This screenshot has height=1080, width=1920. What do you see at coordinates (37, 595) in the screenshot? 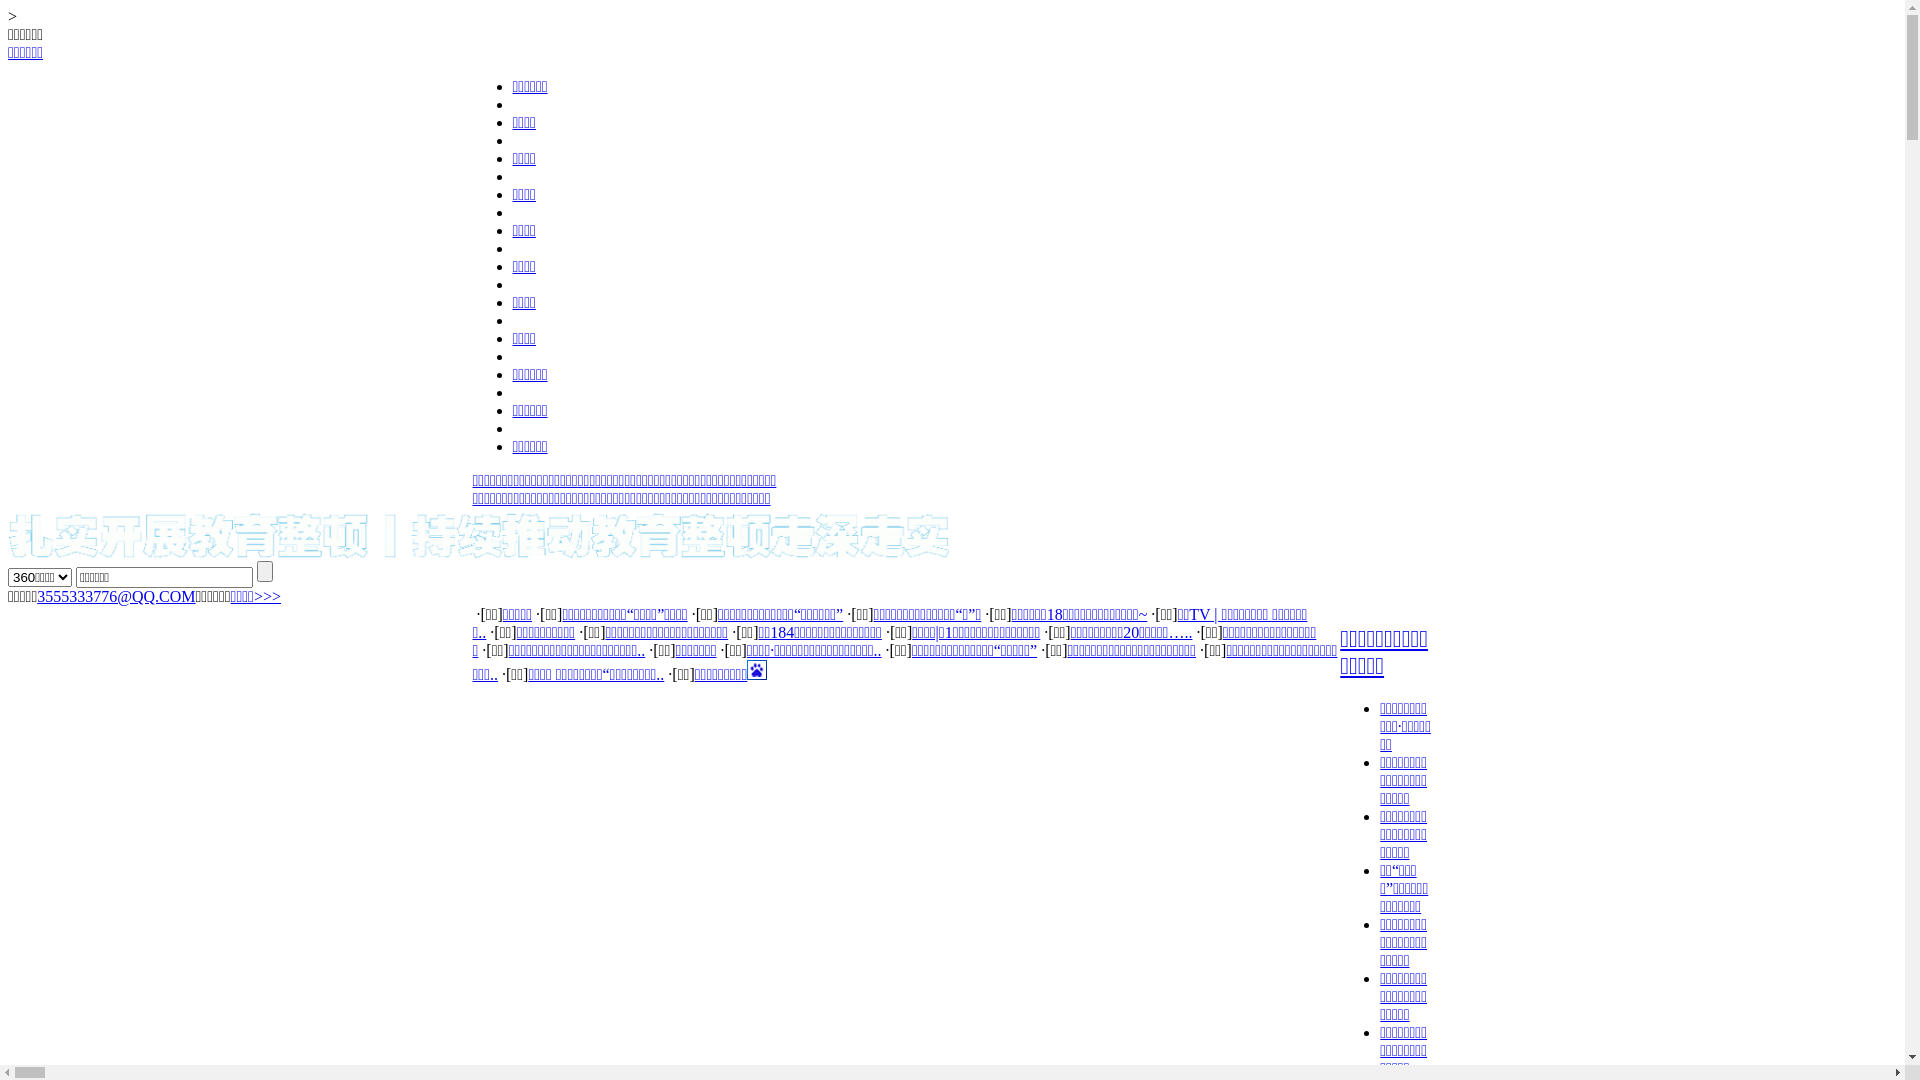
I see `'3555333776@QQ.COM'` at bounding box center [37, 595].